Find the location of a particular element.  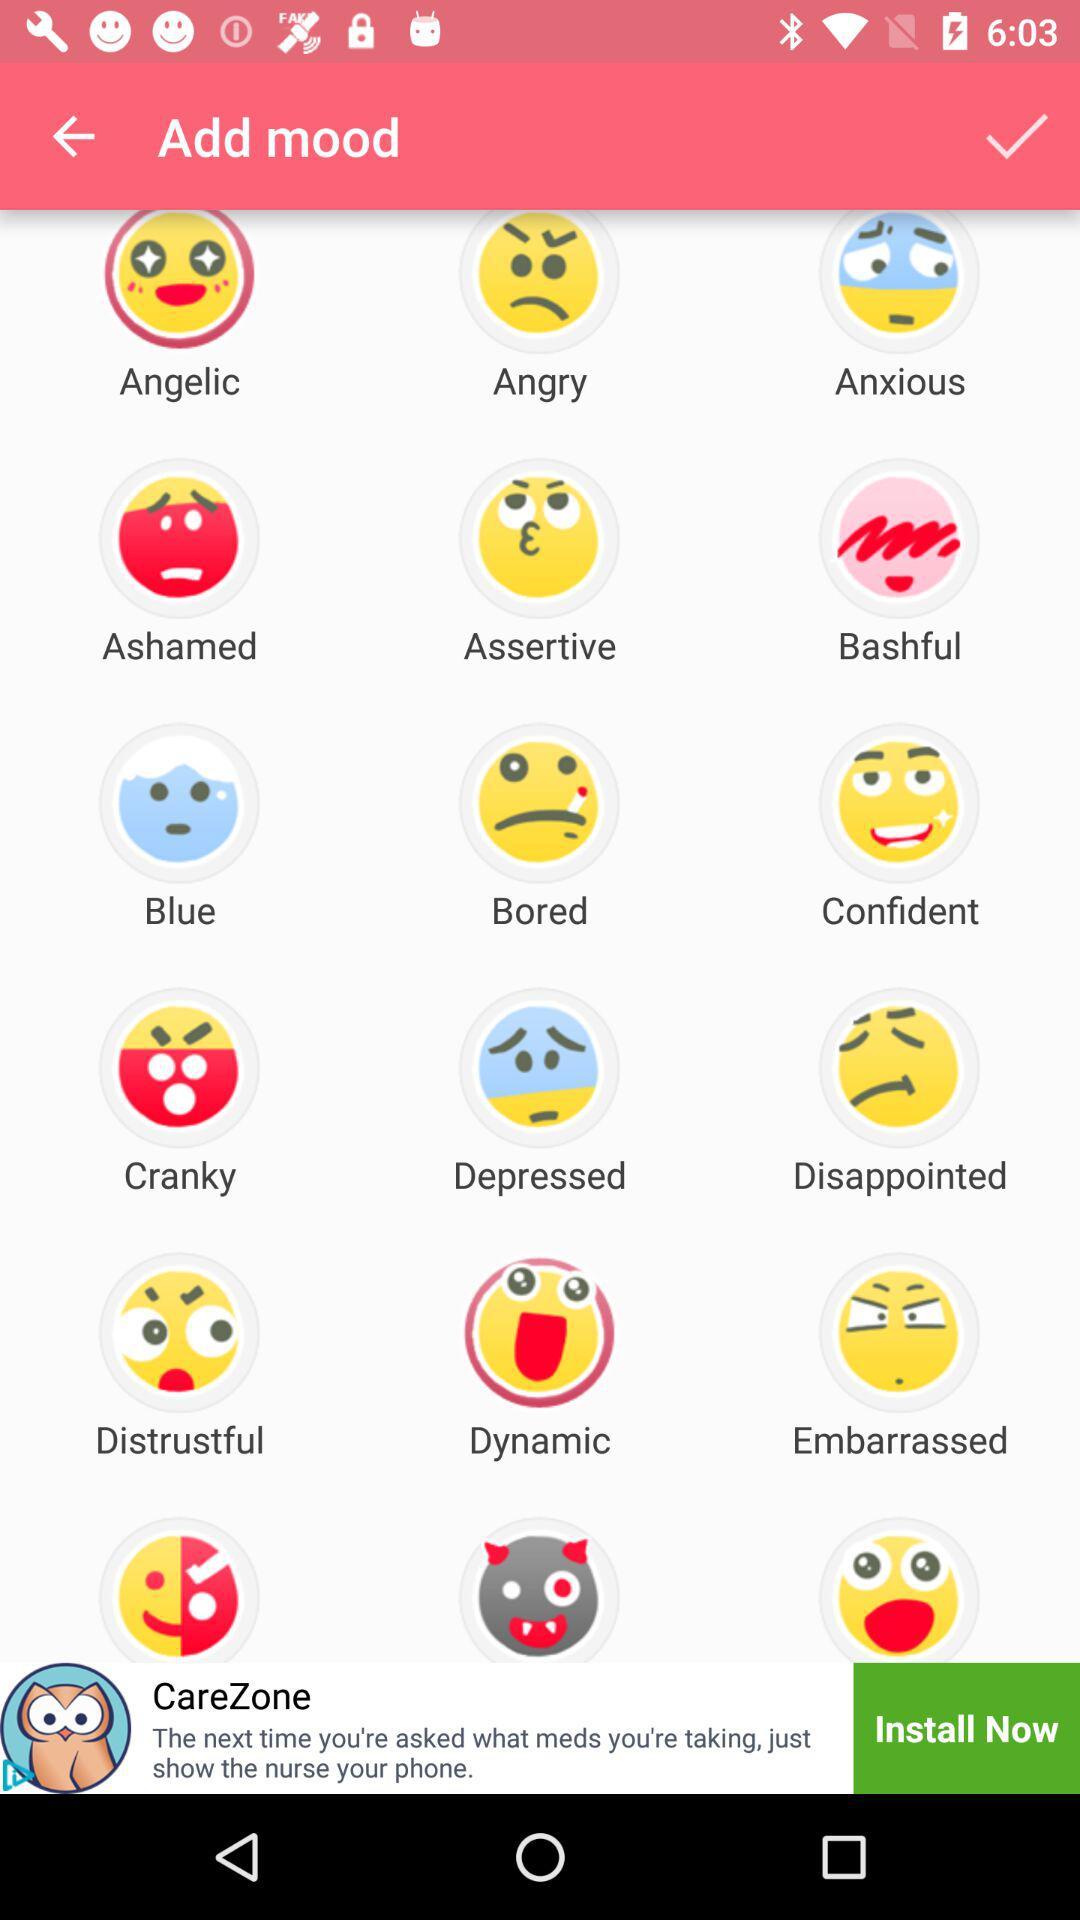

icon next to the the next time icon is located at coordinates (965, 1727).